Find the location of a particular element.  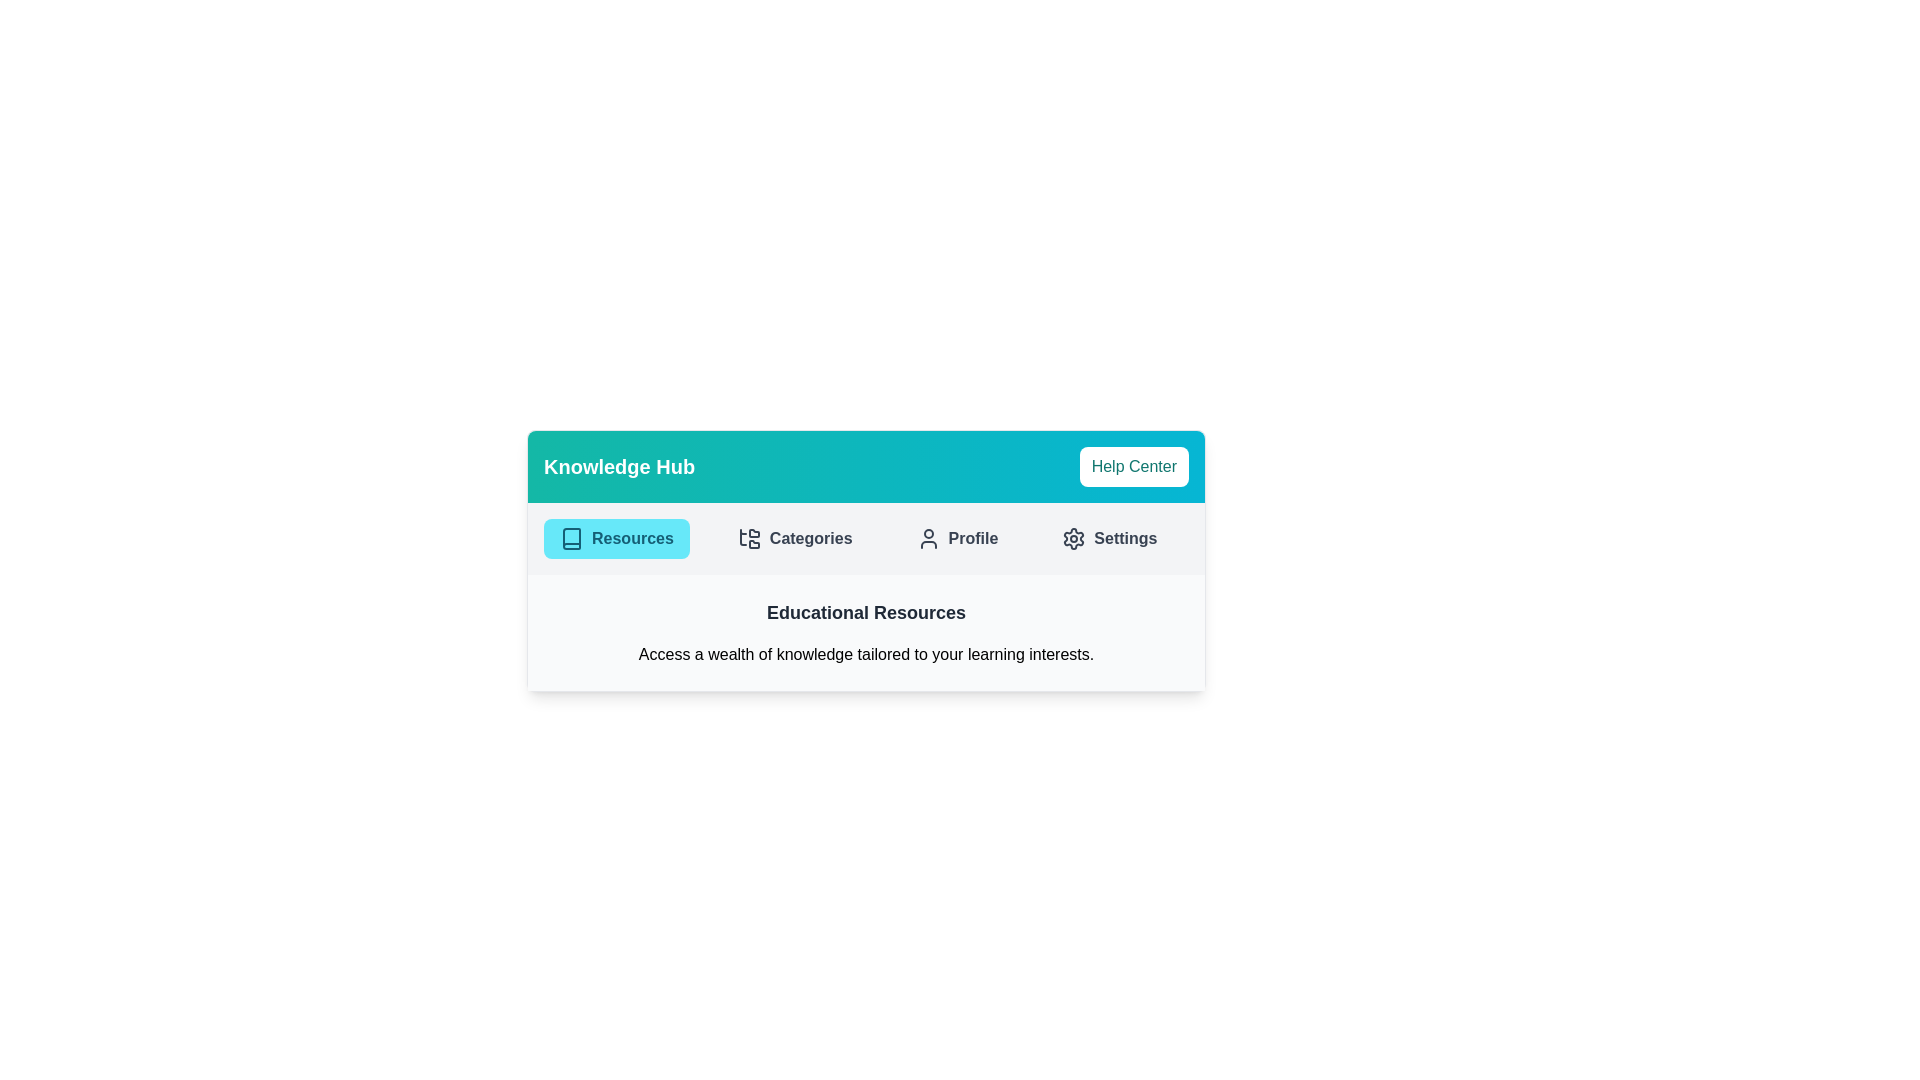

the center of the settings icon, represented as a gear is located at coordinates (1073, 538).